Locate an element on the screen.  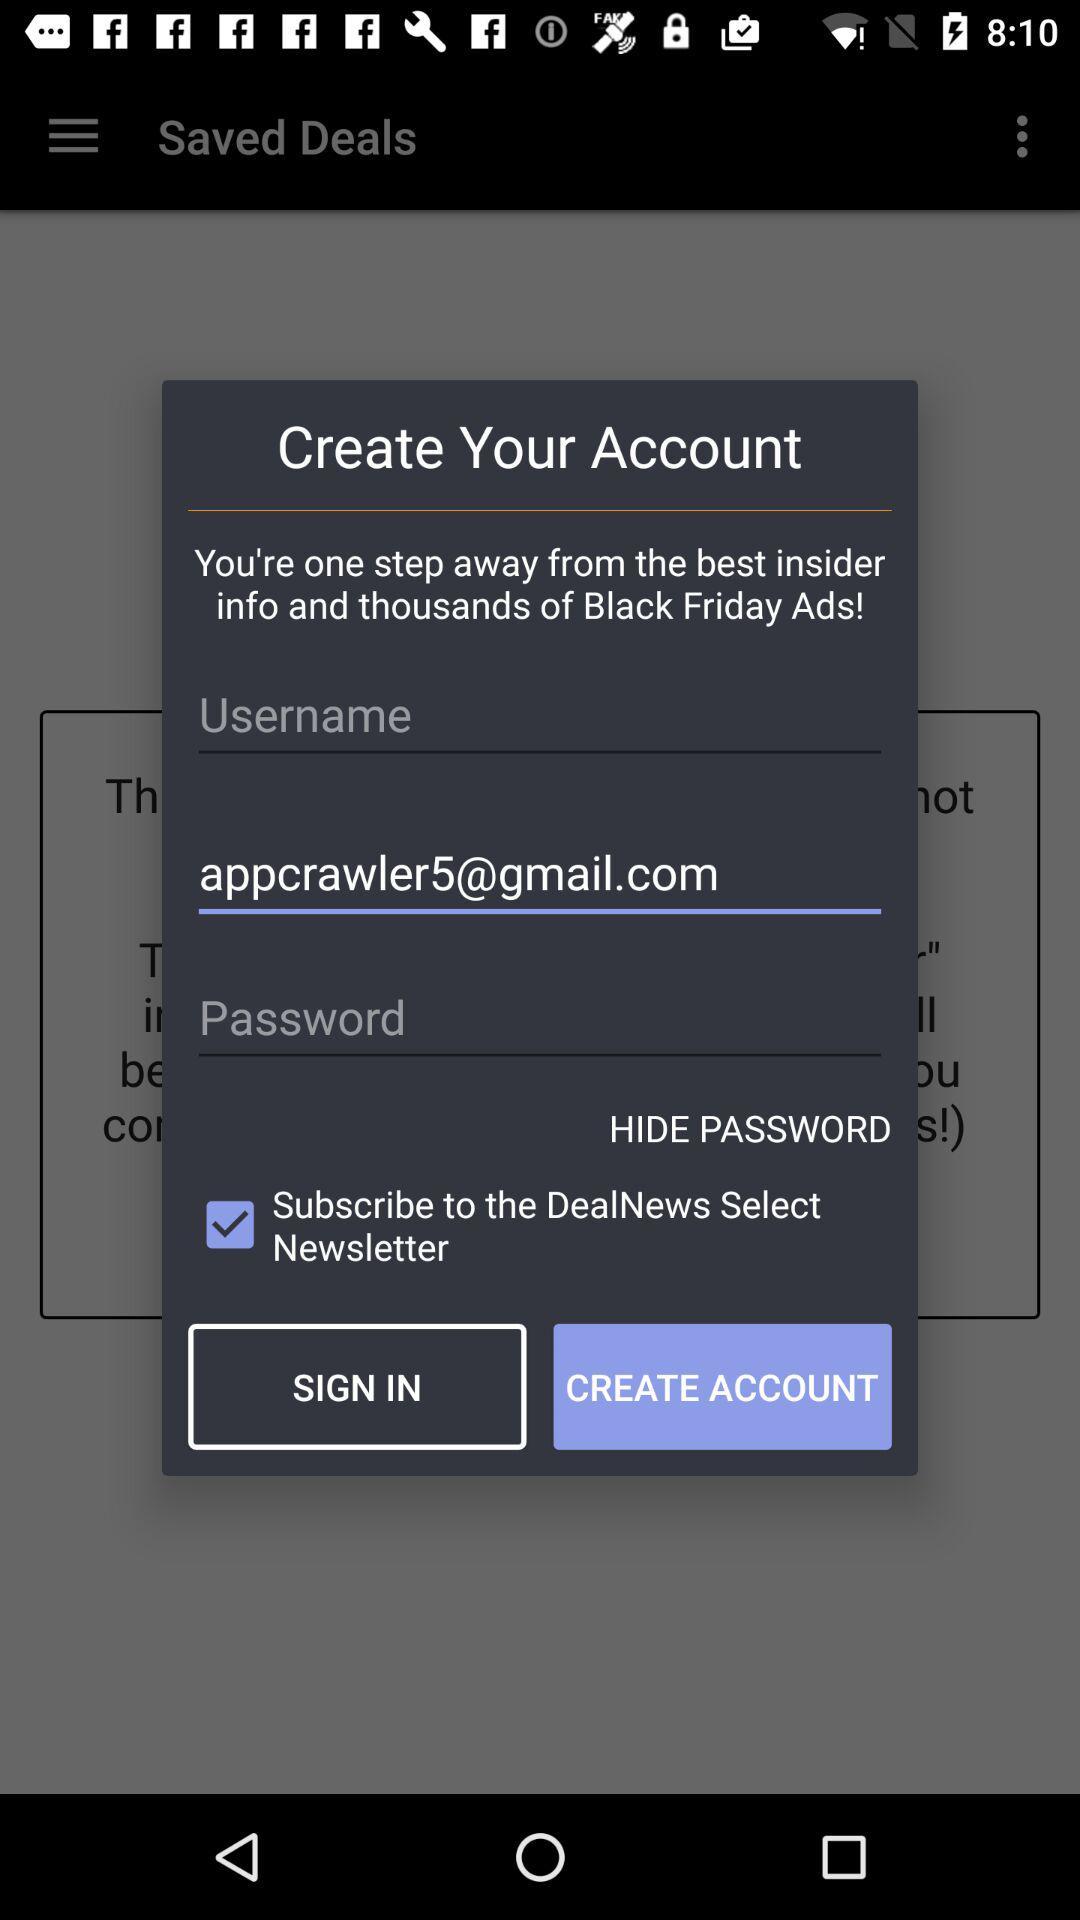
icon below the you re one is located at coordinates (540, 714).